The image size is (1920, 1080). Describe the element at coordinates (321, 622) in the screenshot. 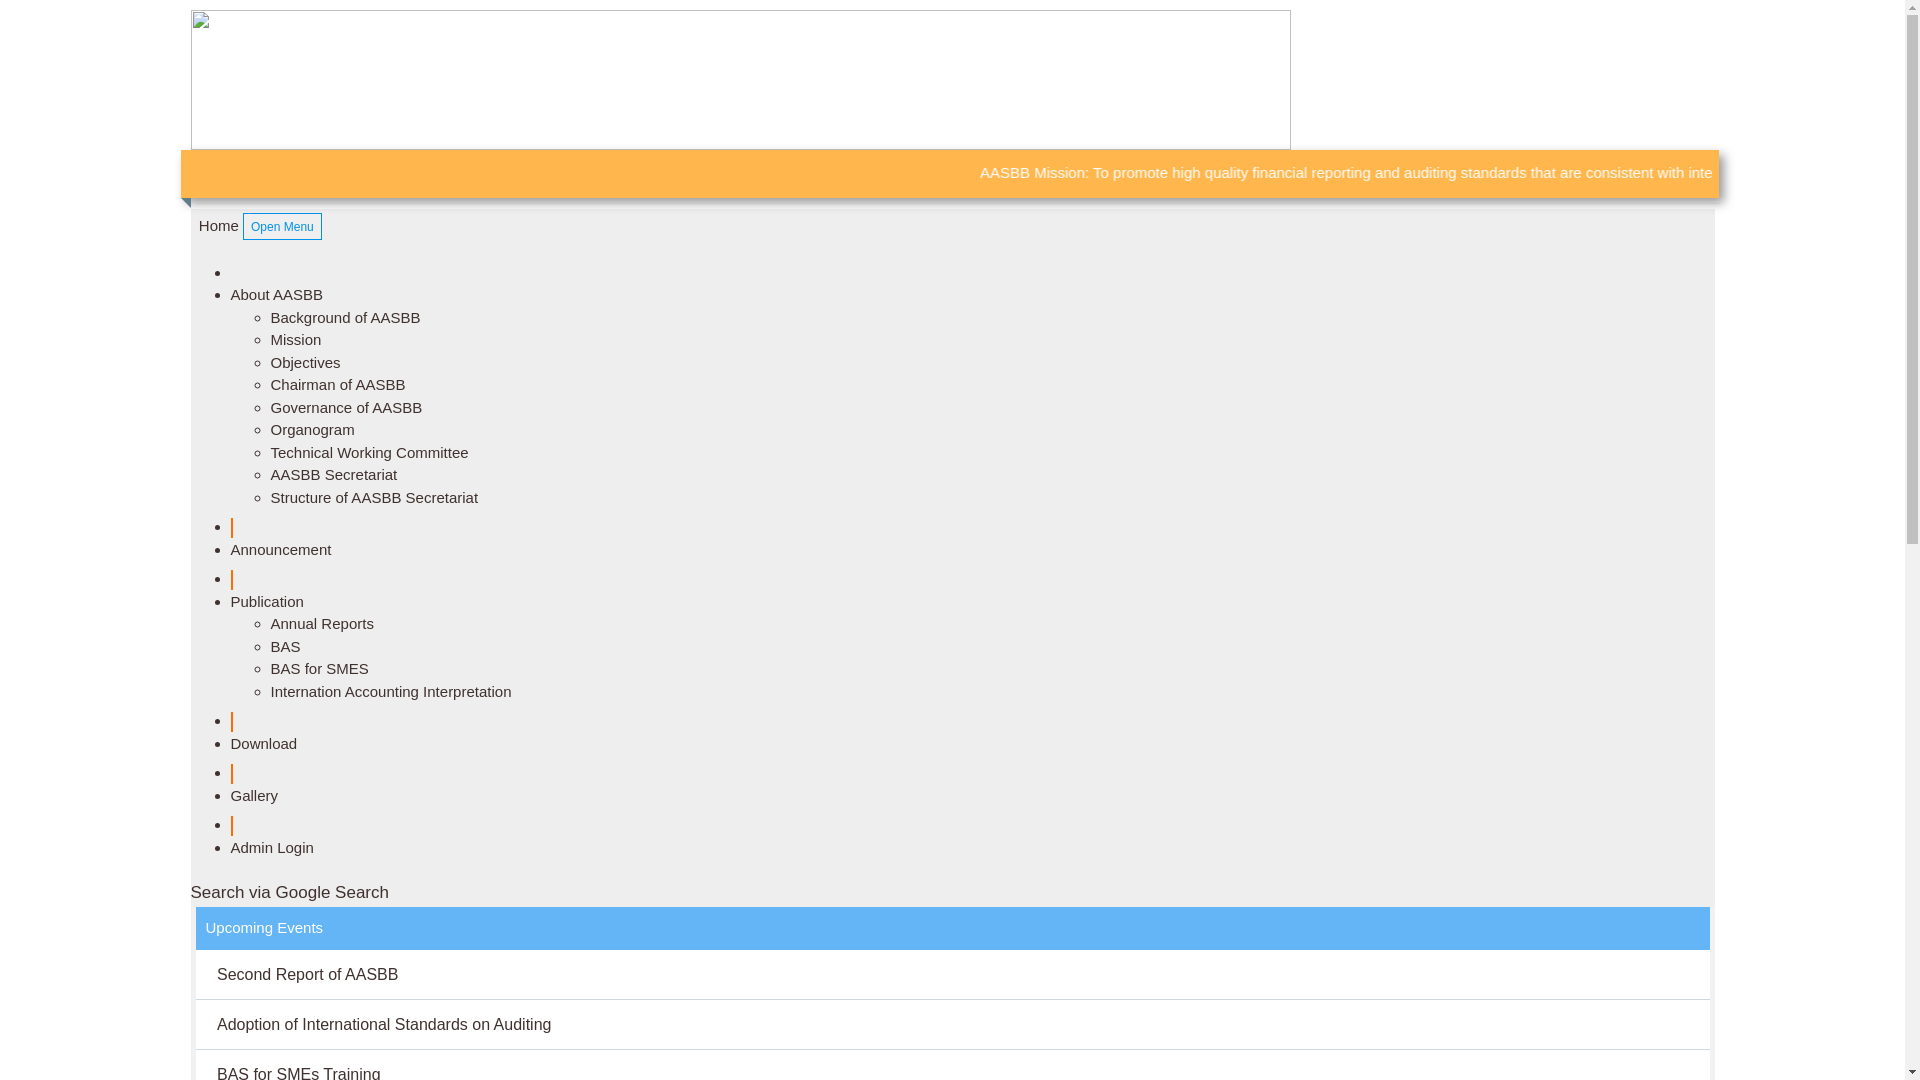

I see `'Annual Reports'` at that location.